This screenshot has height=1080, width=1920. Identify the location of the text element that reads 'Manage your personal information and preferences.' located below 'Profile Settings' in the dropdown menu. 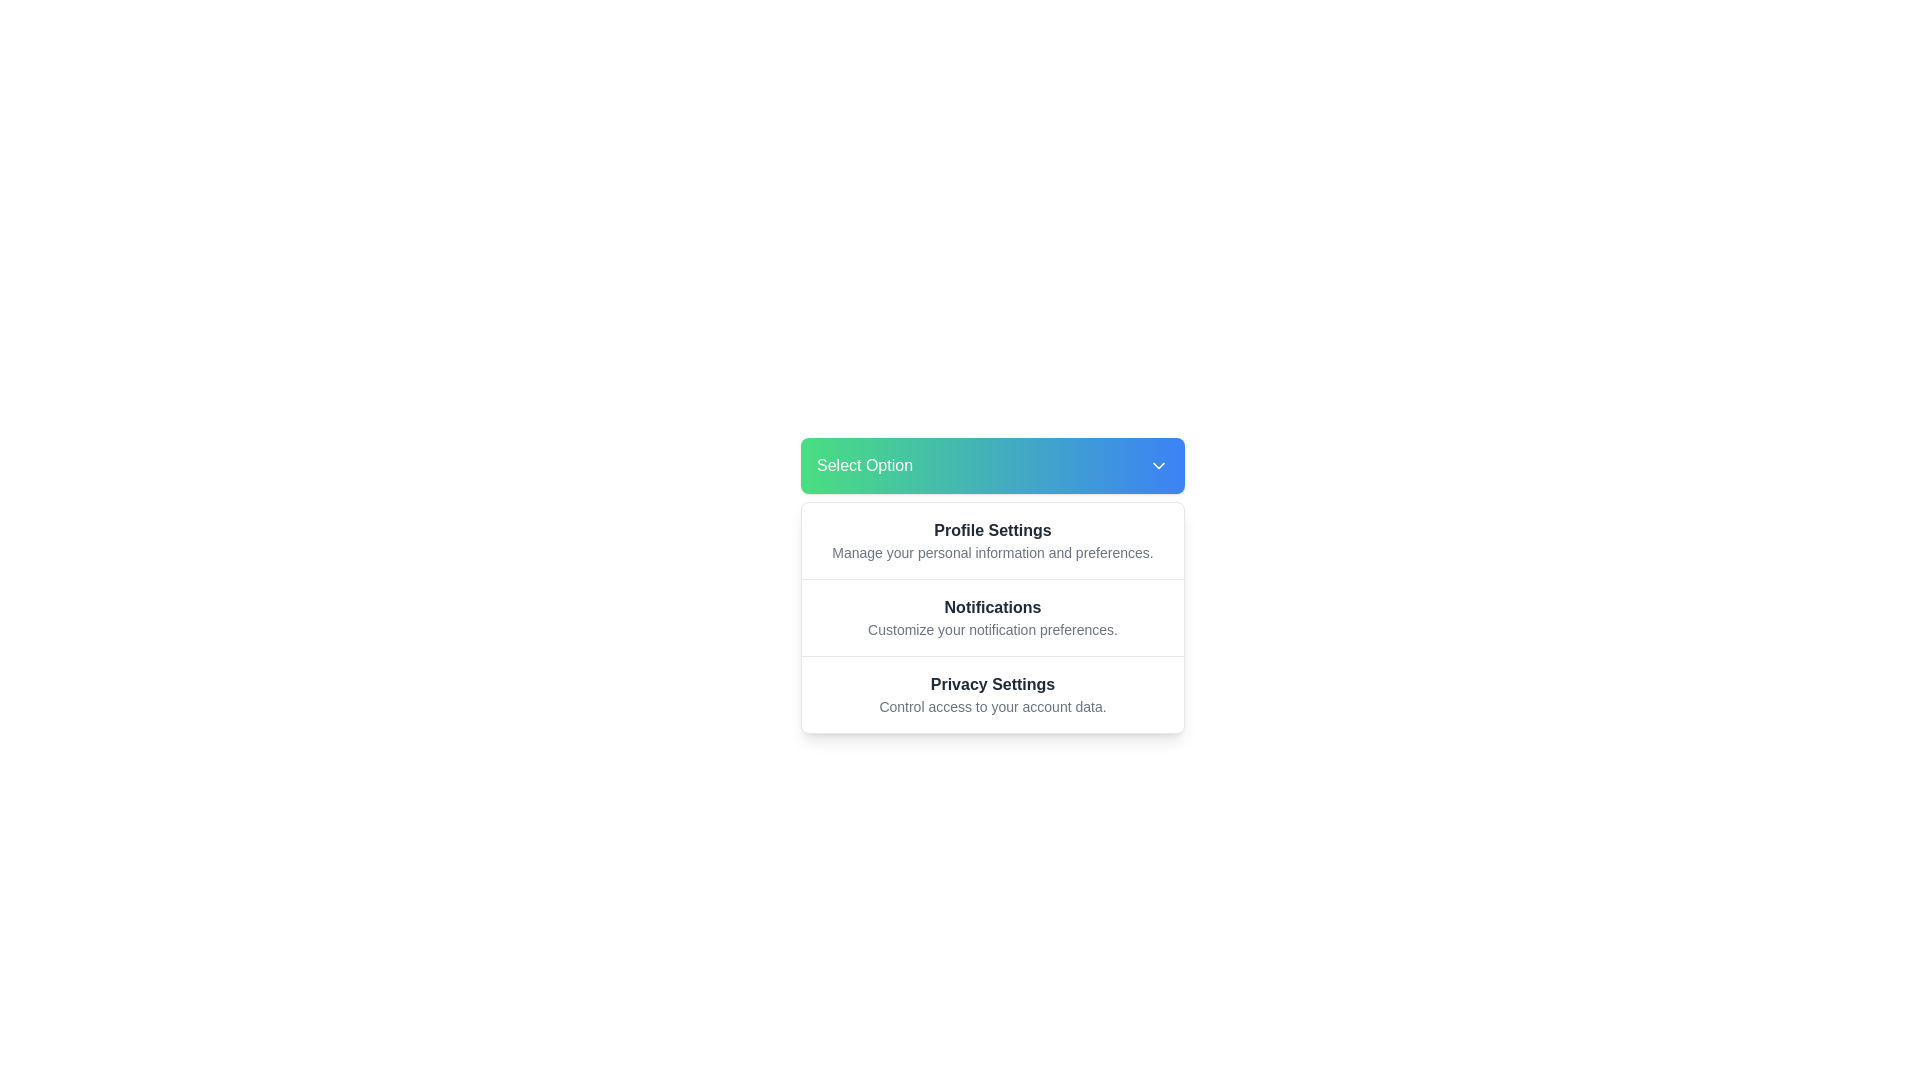
(993, 552).